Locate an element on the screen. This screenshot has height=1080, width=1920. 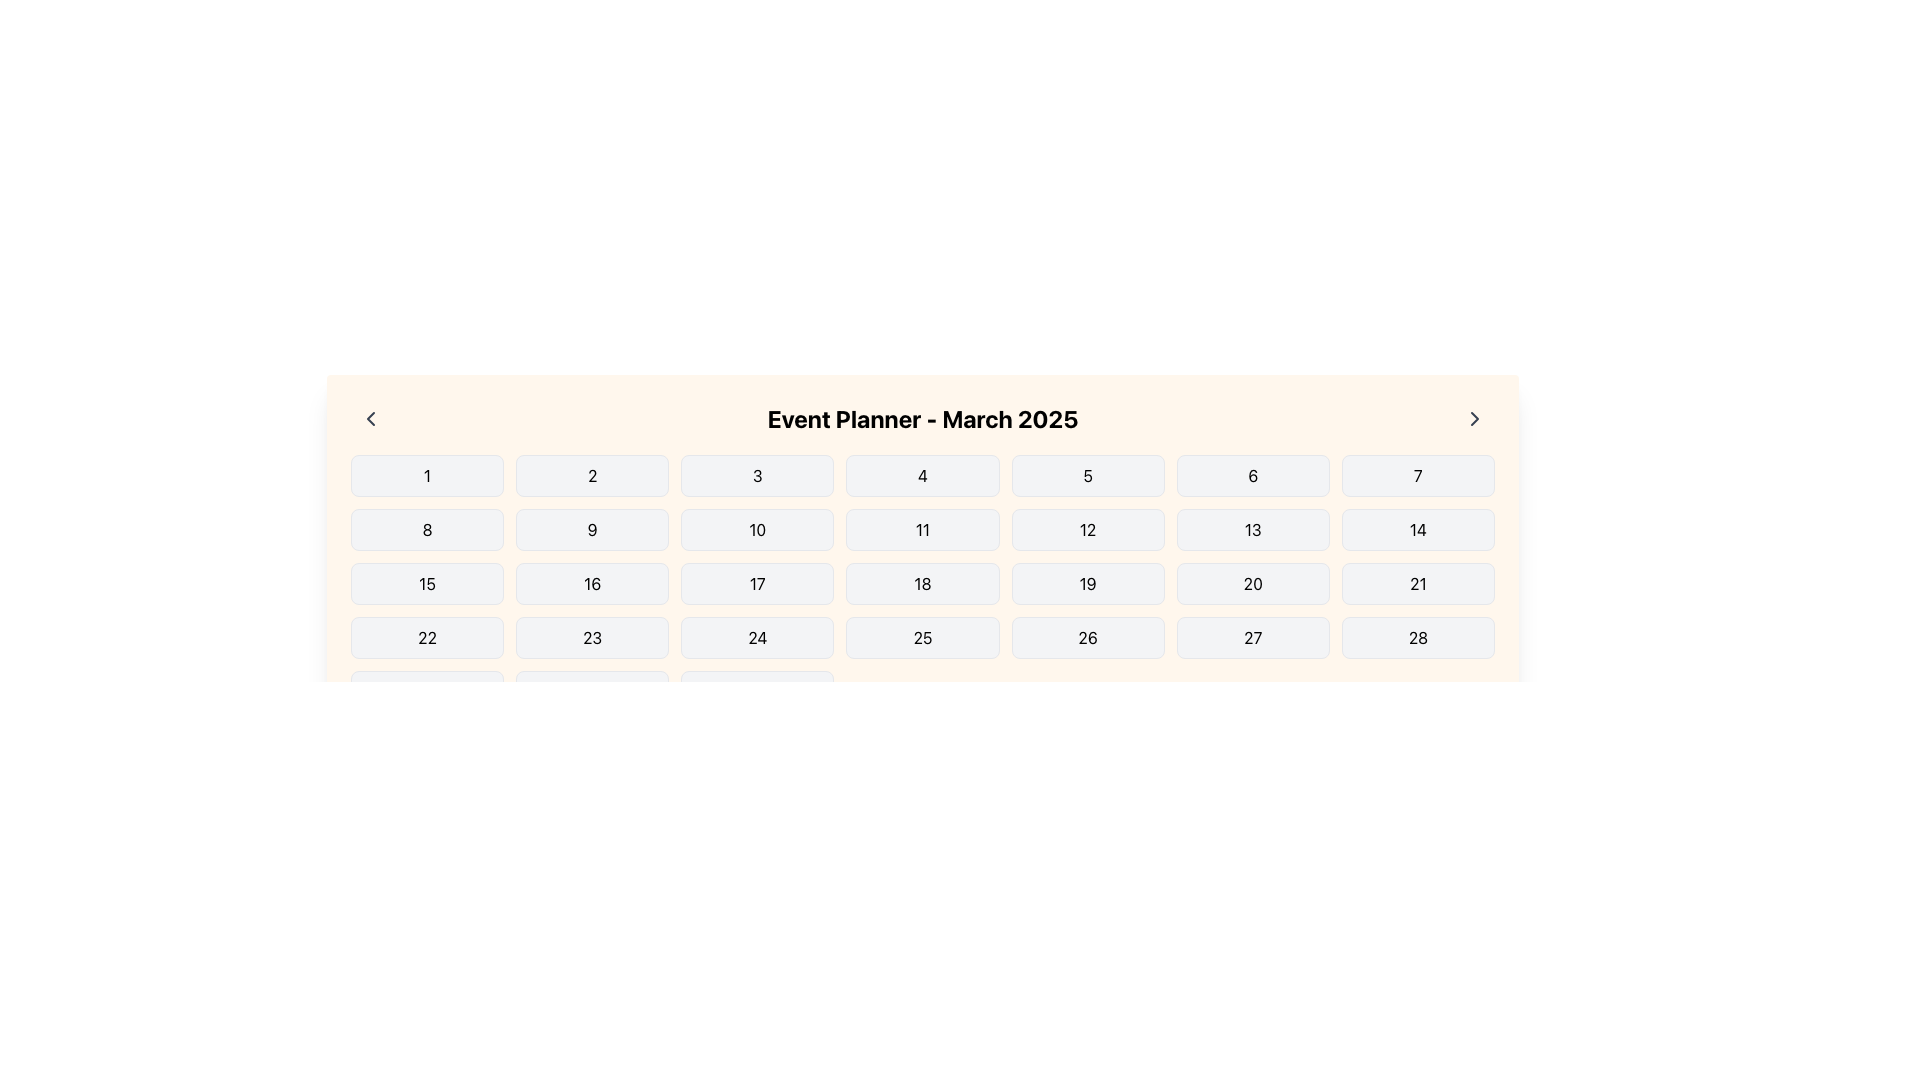
the numeral '17' button in the calendar grid is located at coordinates (756, 583).